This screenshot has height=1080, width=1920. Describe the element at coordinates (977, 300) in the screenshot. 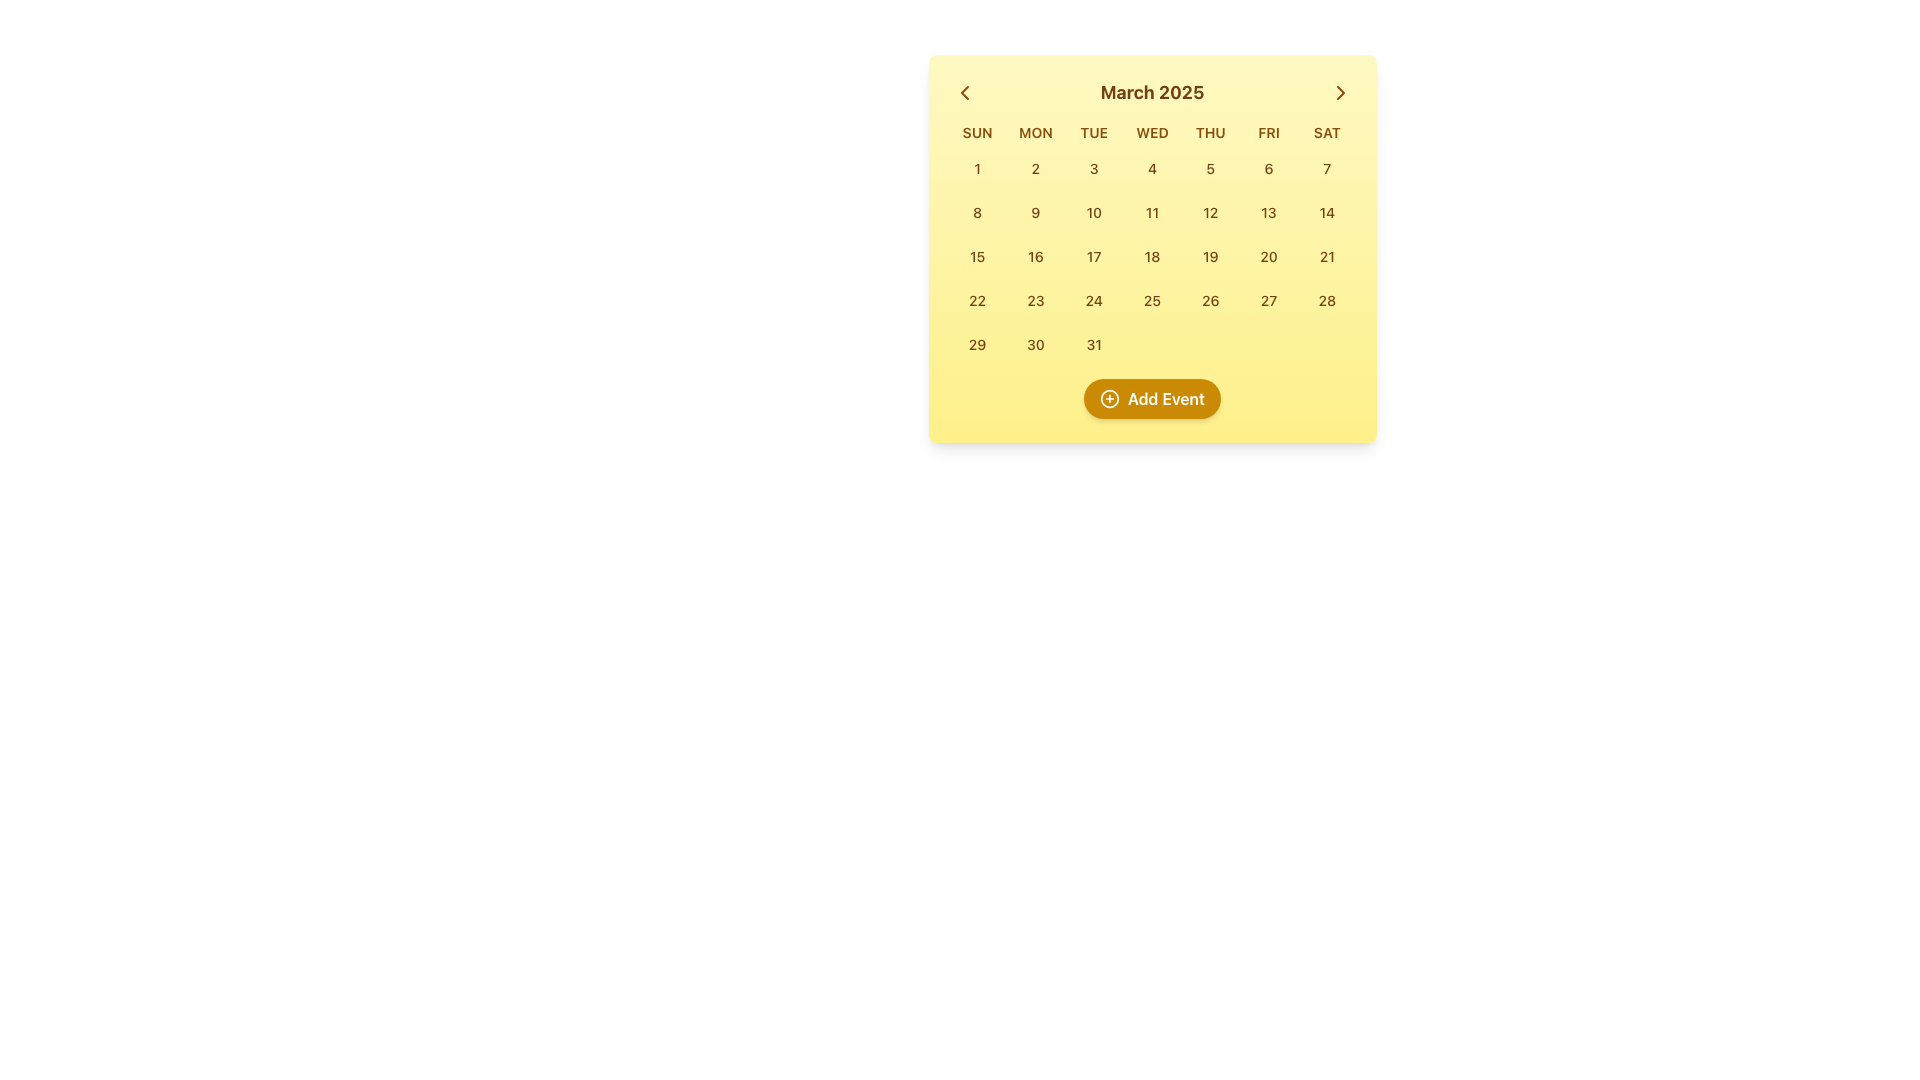

I see `the text element displaying the number '22' in the calendar for a tooltip or highlight effect` at that location.